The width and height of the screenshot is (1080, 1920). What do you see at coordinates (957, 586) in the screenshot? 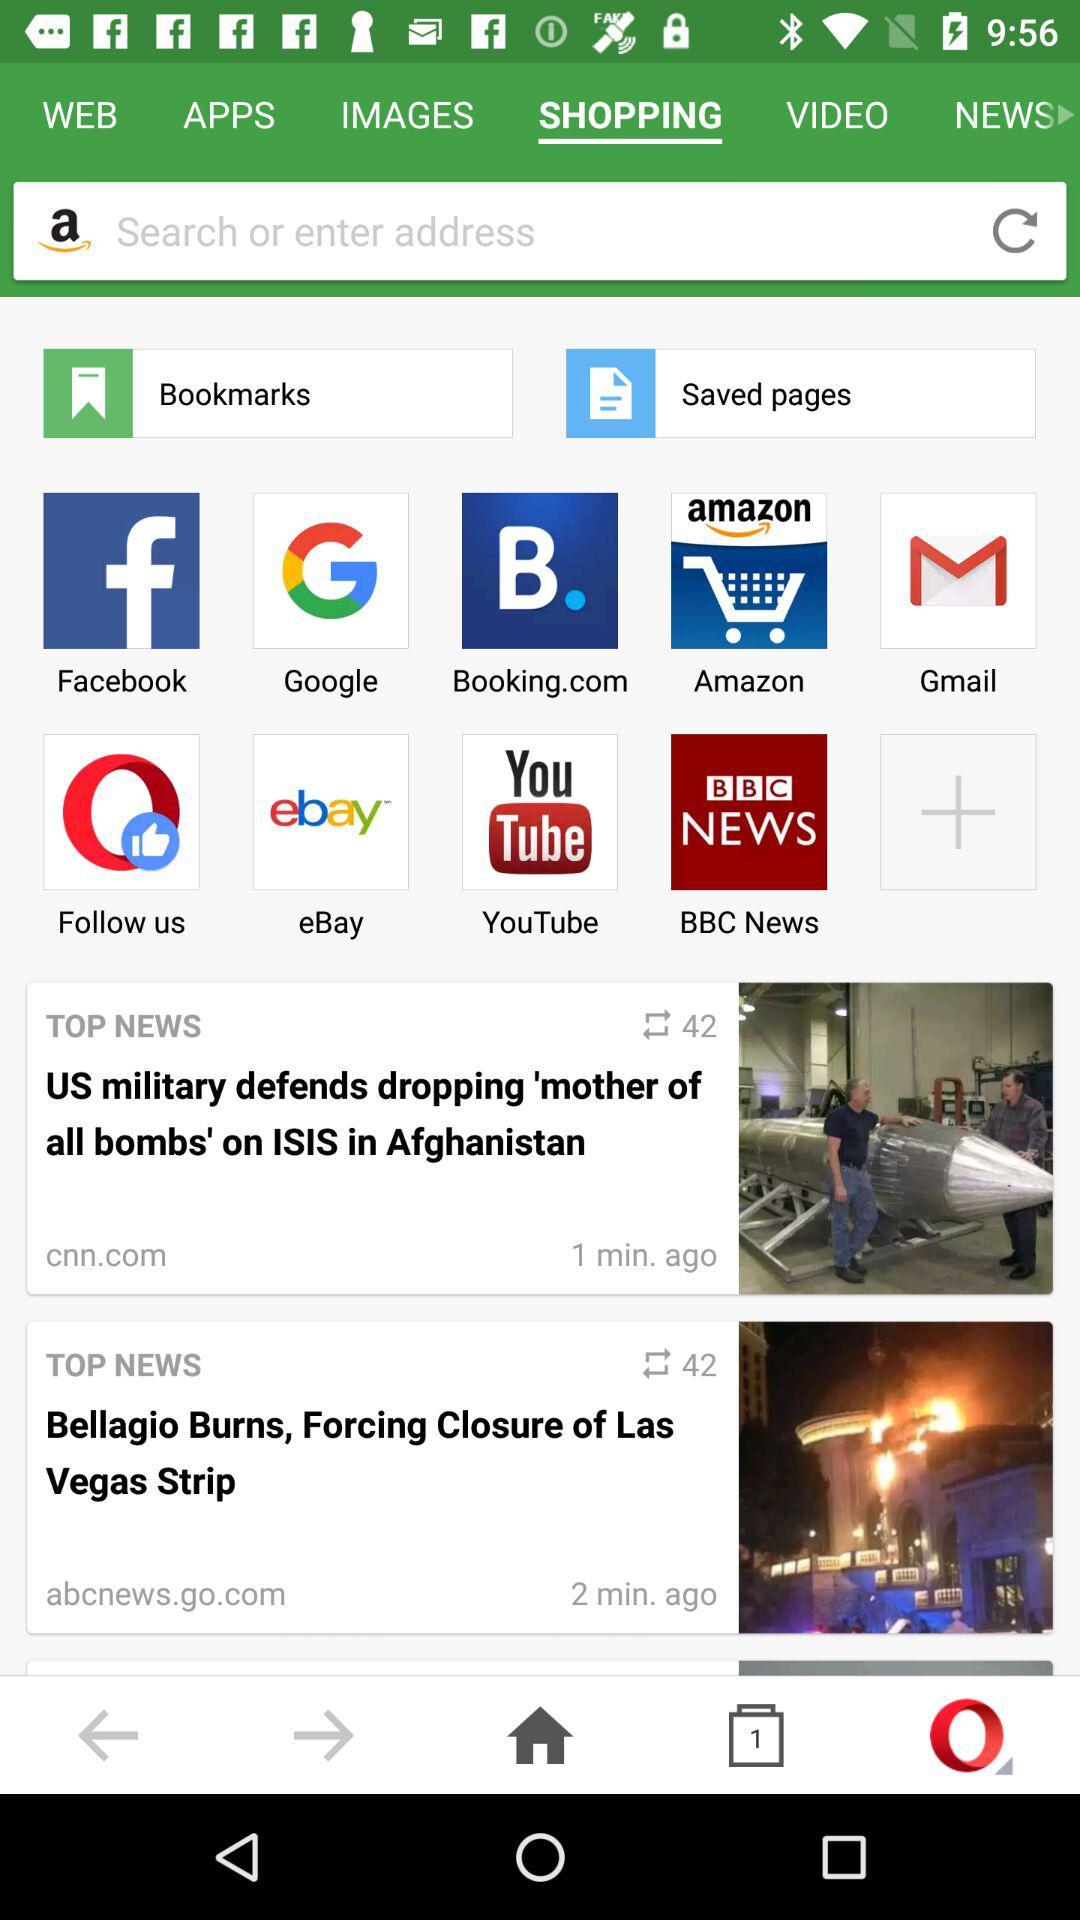
I see `the item next to amazon item` at bounding box center [957, 586].